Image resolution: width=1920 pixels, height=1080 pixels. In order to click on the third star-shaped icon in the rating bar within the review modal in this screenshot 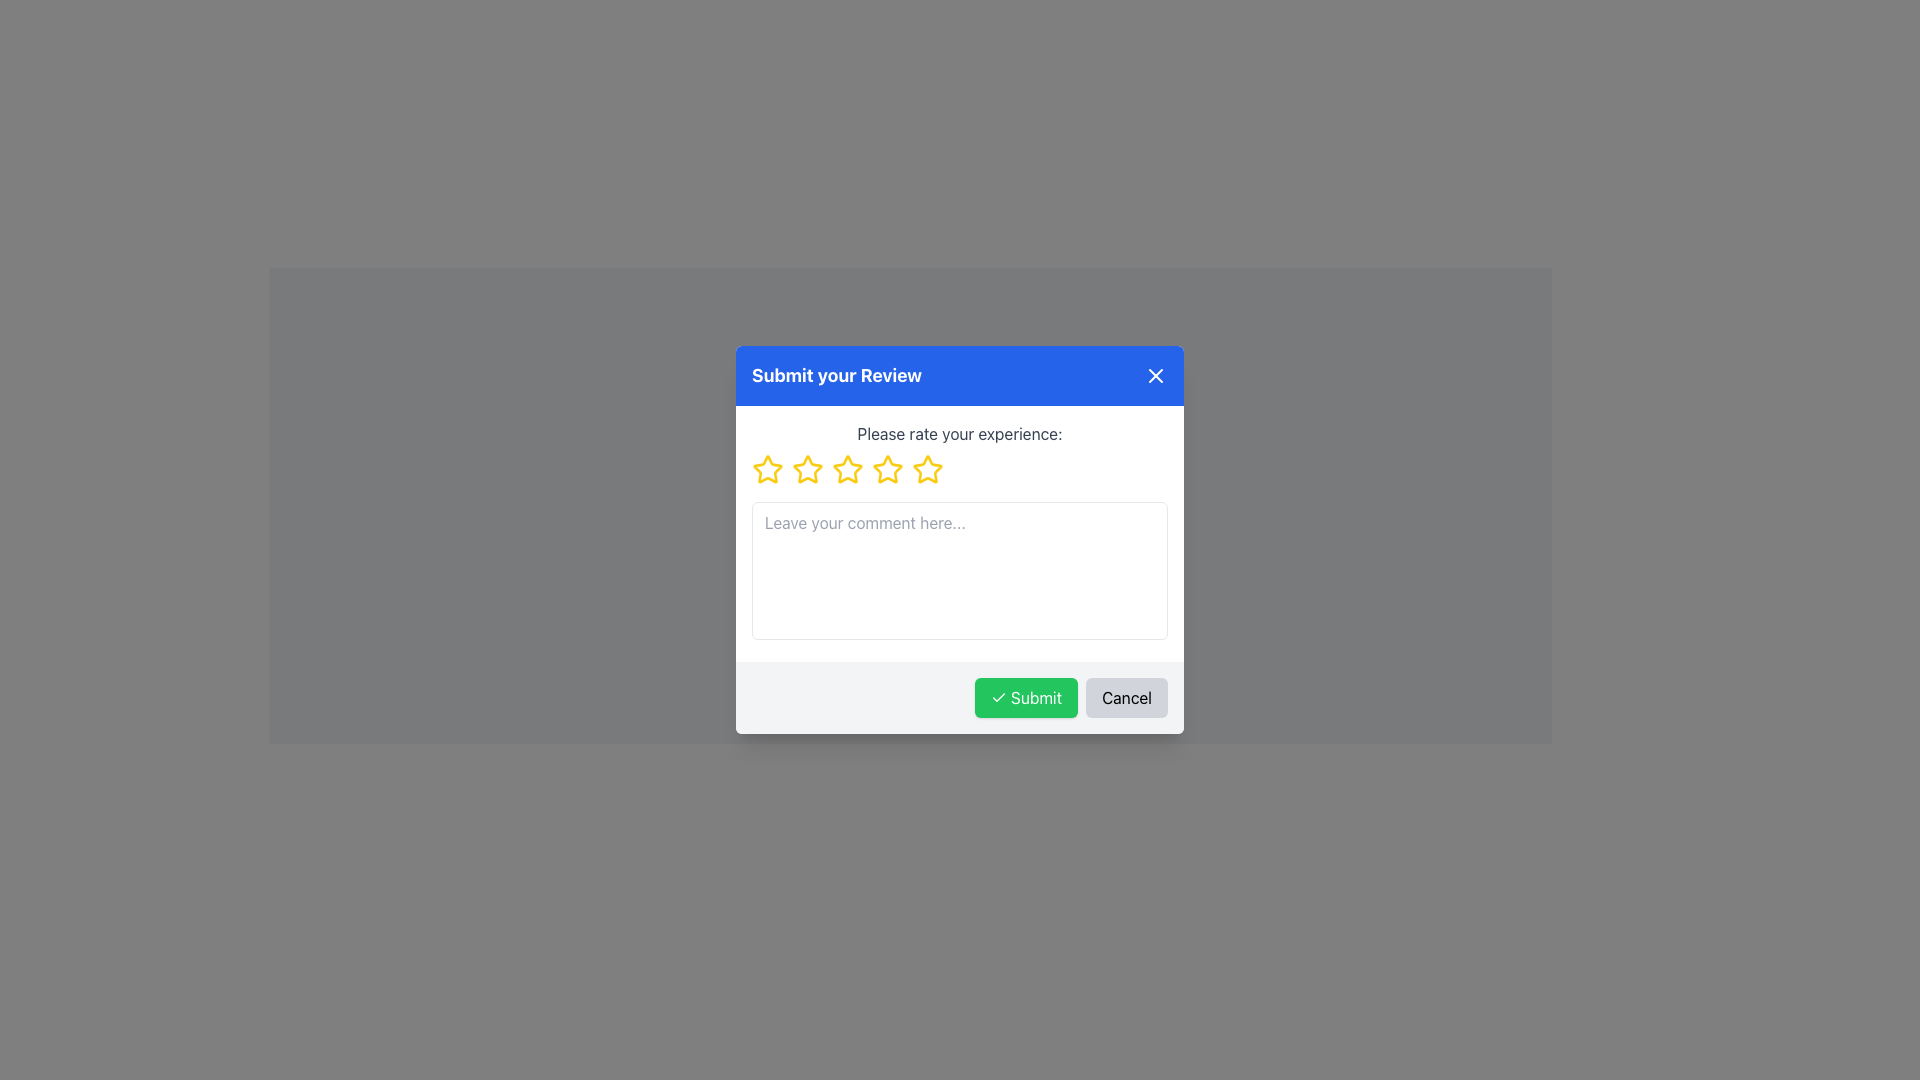, I will do `click(807, 470)`.